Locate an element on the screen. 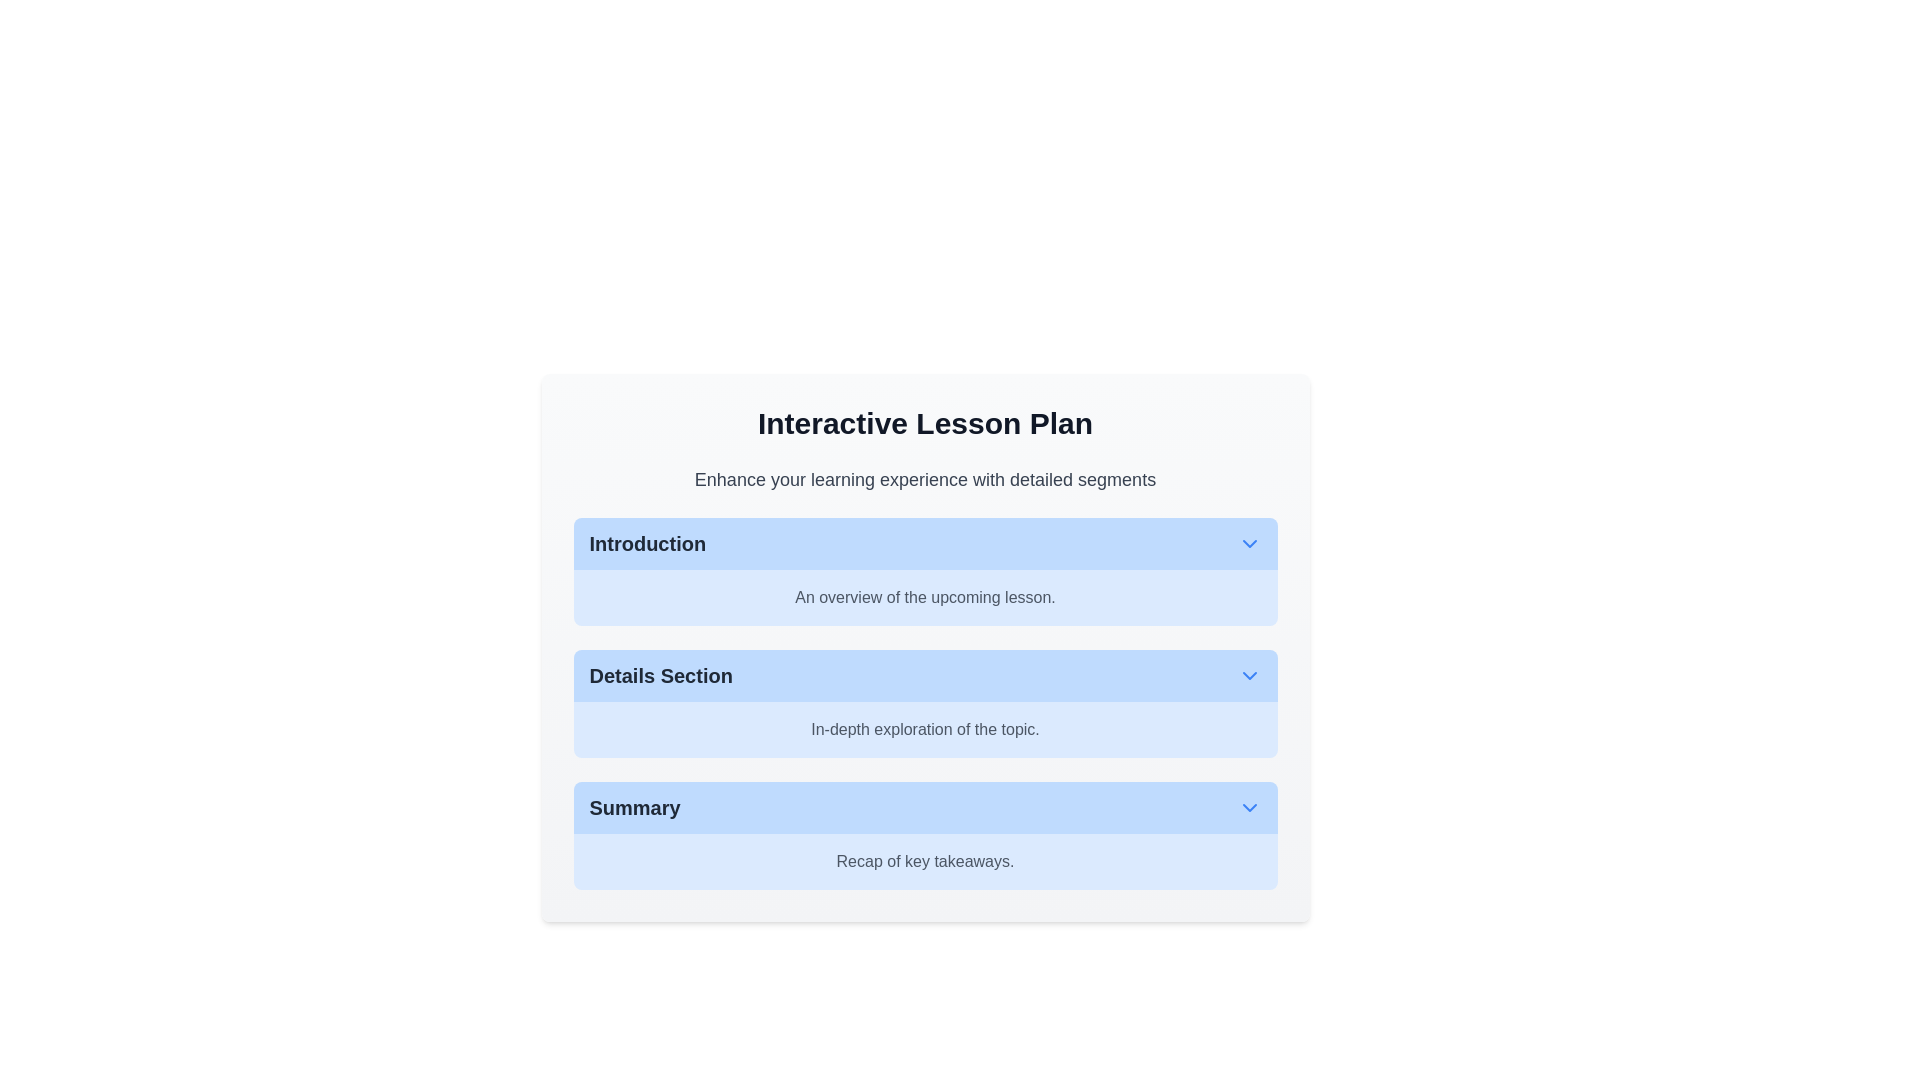  the 'Introduction' text label which serves as the title for the section, located in the blue header of the first card section, to the left of the chevron icon is located at coordinates (647, 543).